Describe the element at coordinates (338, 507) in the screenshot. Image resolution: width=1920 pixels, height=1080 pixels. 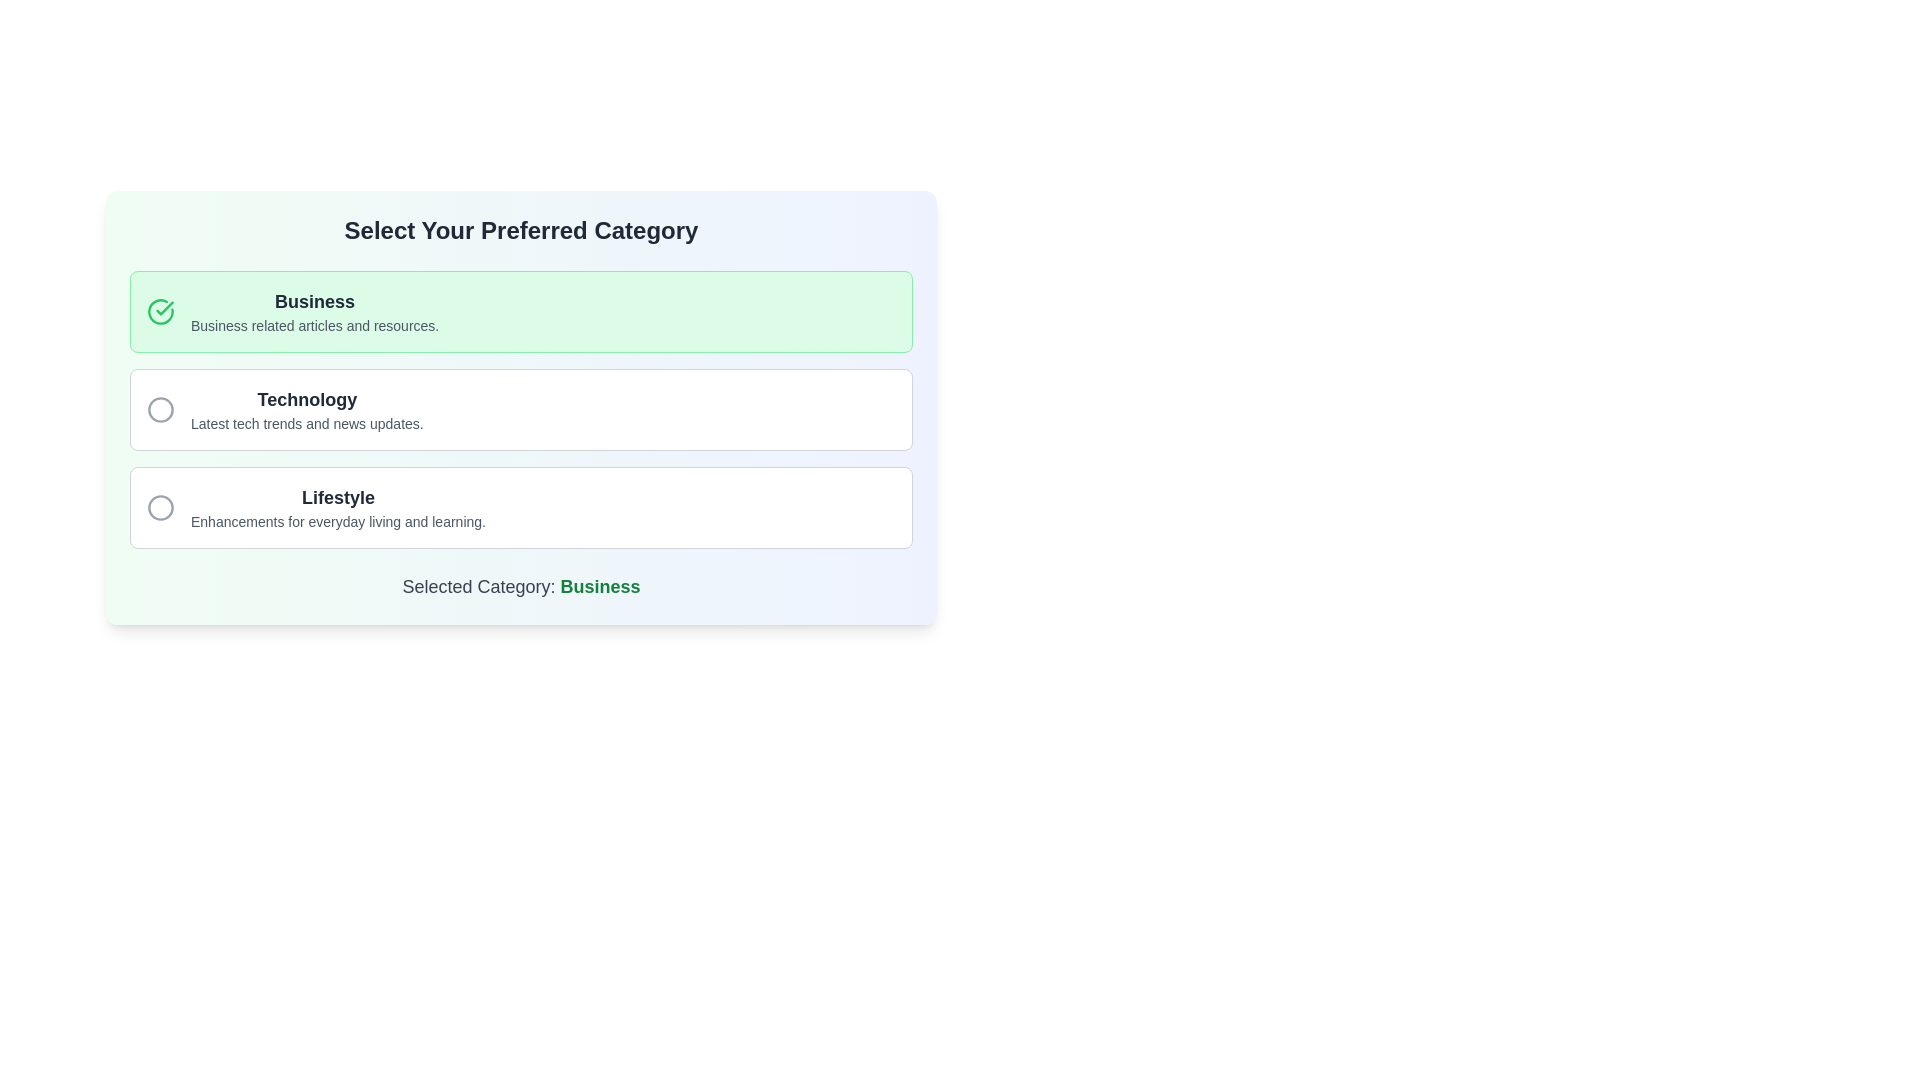
I see `the text block containing the title 'Lifestyle' and subtitle 'Enhancements for everyday living and learning', which is located within the third selectable category option between 'Technology' and 'Selected Category'` at that location.